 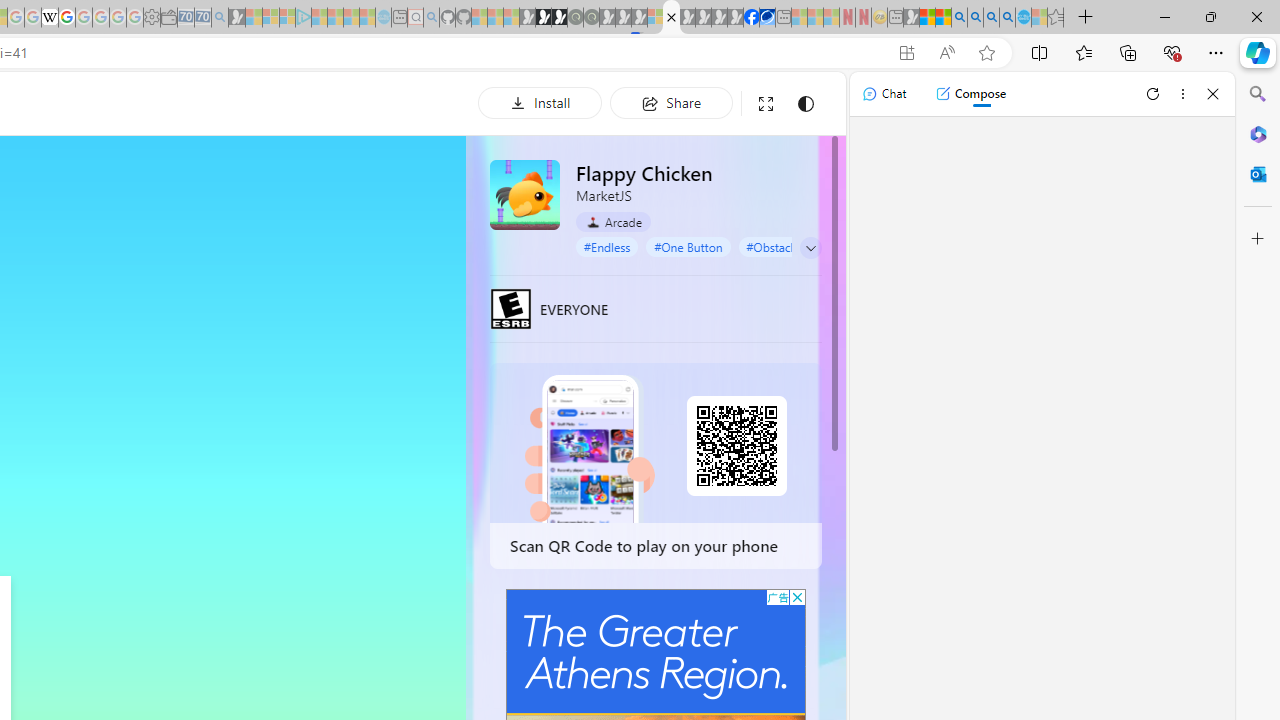 I want to click on 'Arcade', so click(x=612, y=221).